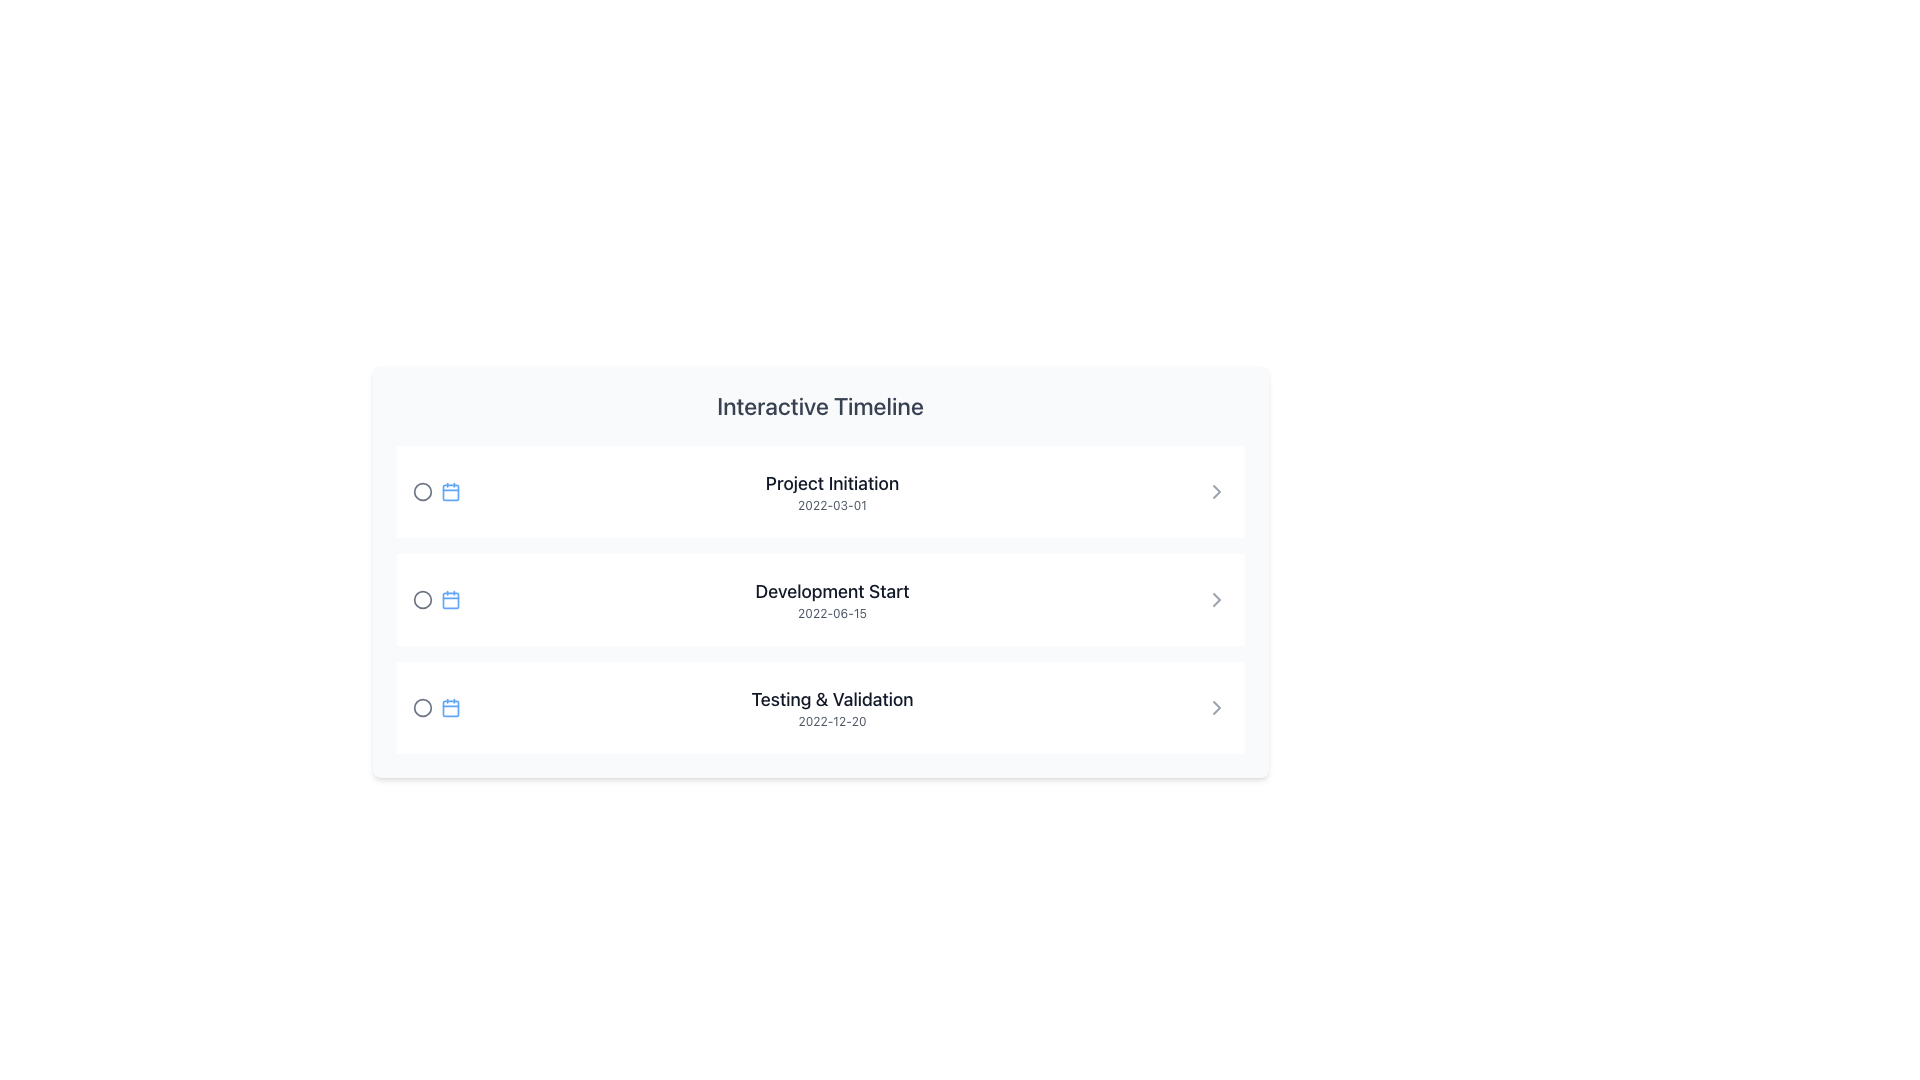 The width and height of the screenshot is (1920, 1080). What do you see at coordinates (449, 492) in the screenshot?
I see `decorative square element, which is a rounded square icon within the first calendar icon on the left side of the 'Project Initiation' timeline entry` at bounding box center [449, 492].